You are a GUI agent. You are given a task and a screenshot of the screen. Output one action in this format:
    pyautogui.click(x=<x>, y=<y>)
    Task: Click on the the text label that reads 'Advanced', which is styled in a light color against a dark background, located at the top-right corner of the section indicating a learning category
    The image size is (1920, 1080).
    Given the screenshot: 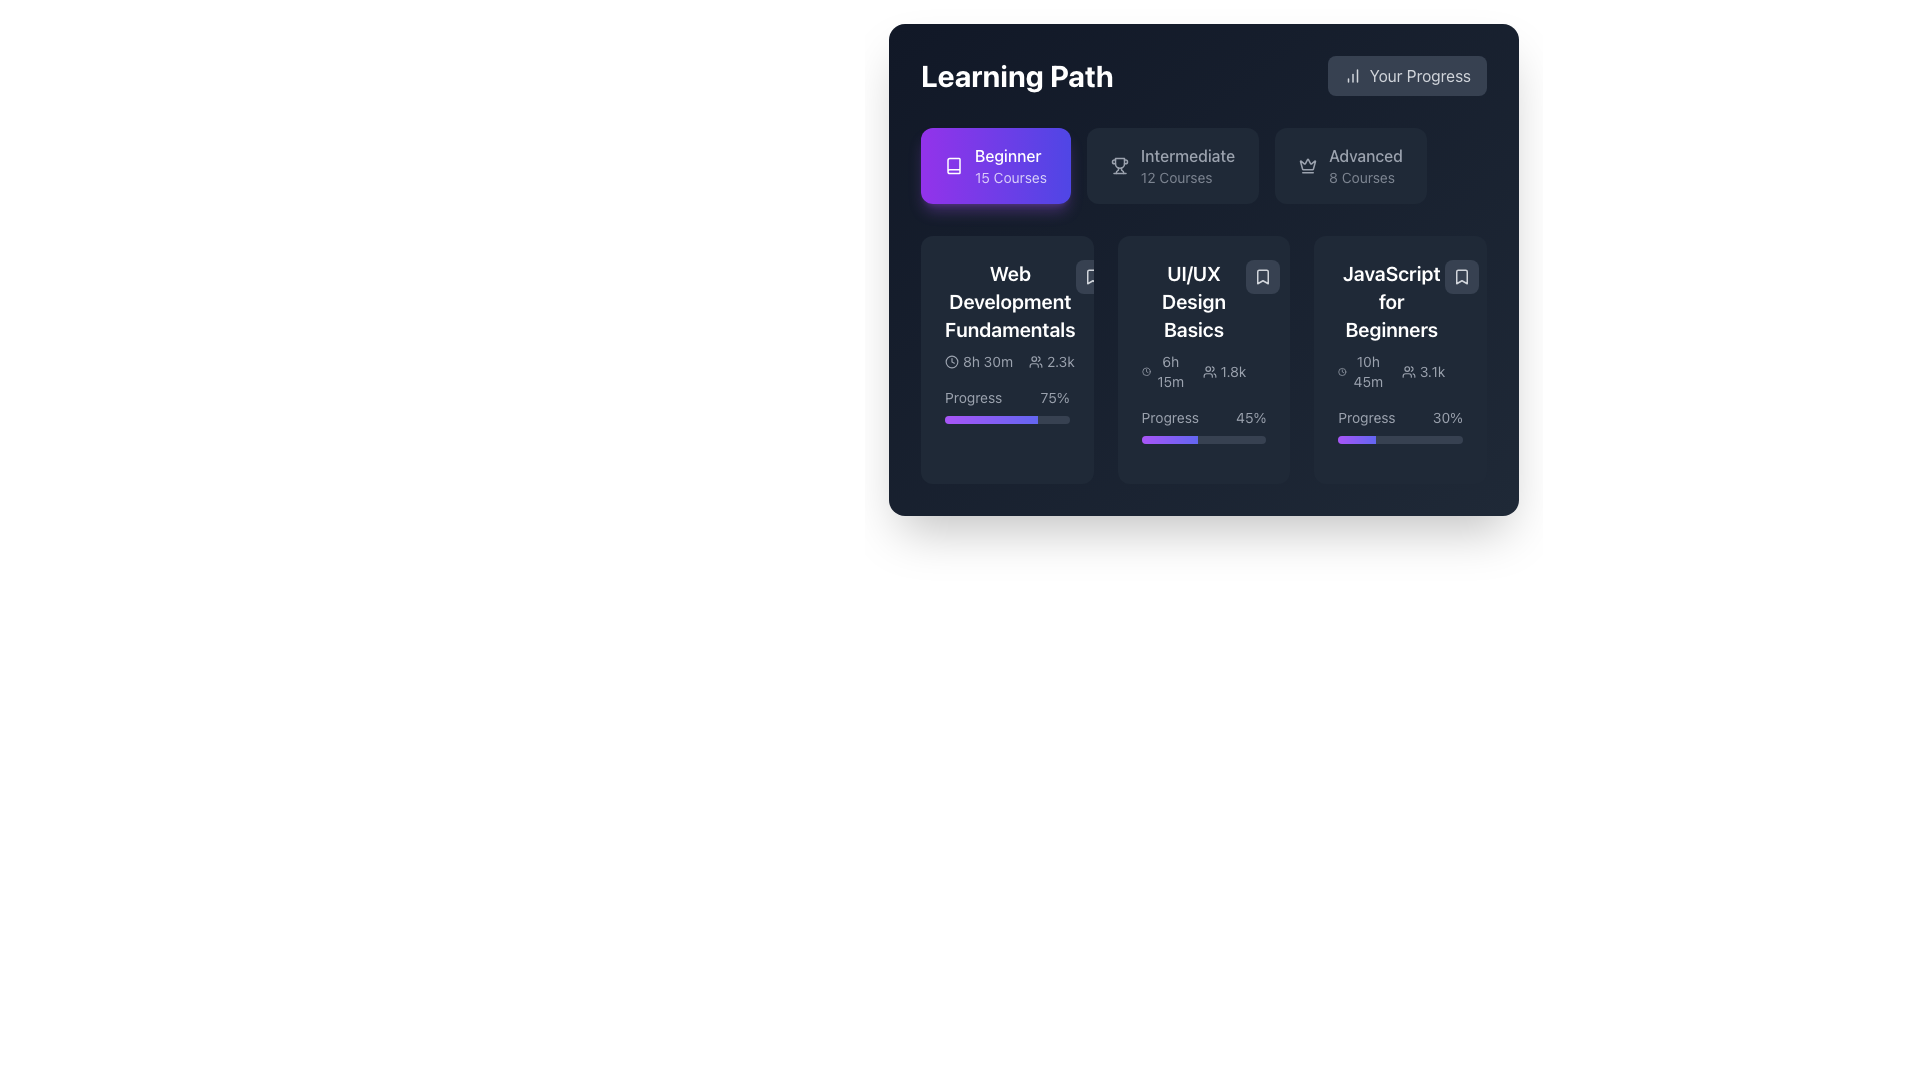 What is the action you would take?
    pyautogui.click(x=1365, y=154)
    